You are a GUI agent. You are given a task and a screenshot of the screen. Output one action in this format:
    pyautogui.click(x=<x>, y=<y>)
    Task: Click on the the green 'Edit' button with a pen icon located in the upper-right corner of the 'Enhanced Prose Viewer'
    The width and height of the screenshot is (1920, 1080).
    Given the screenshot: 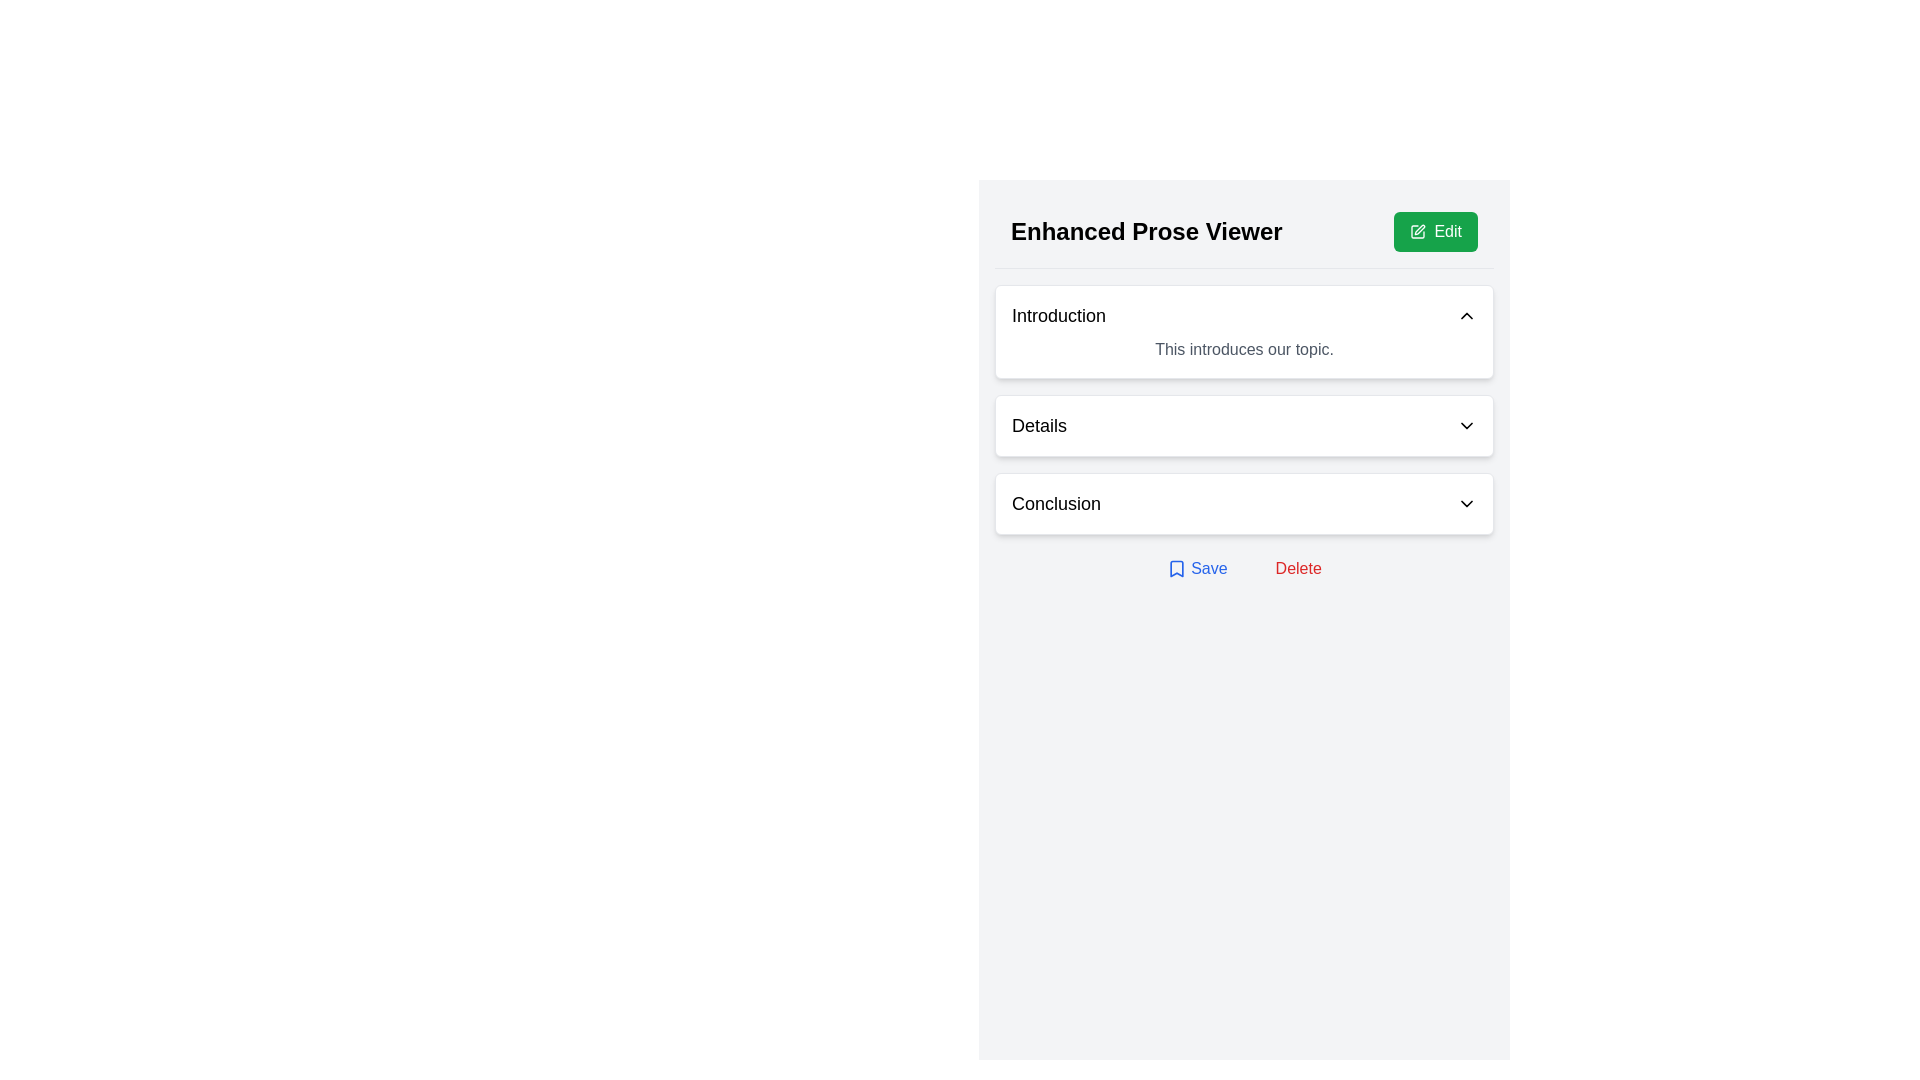 What is the action you would take?
    pyautogui.click(x=1434, y=230)
    